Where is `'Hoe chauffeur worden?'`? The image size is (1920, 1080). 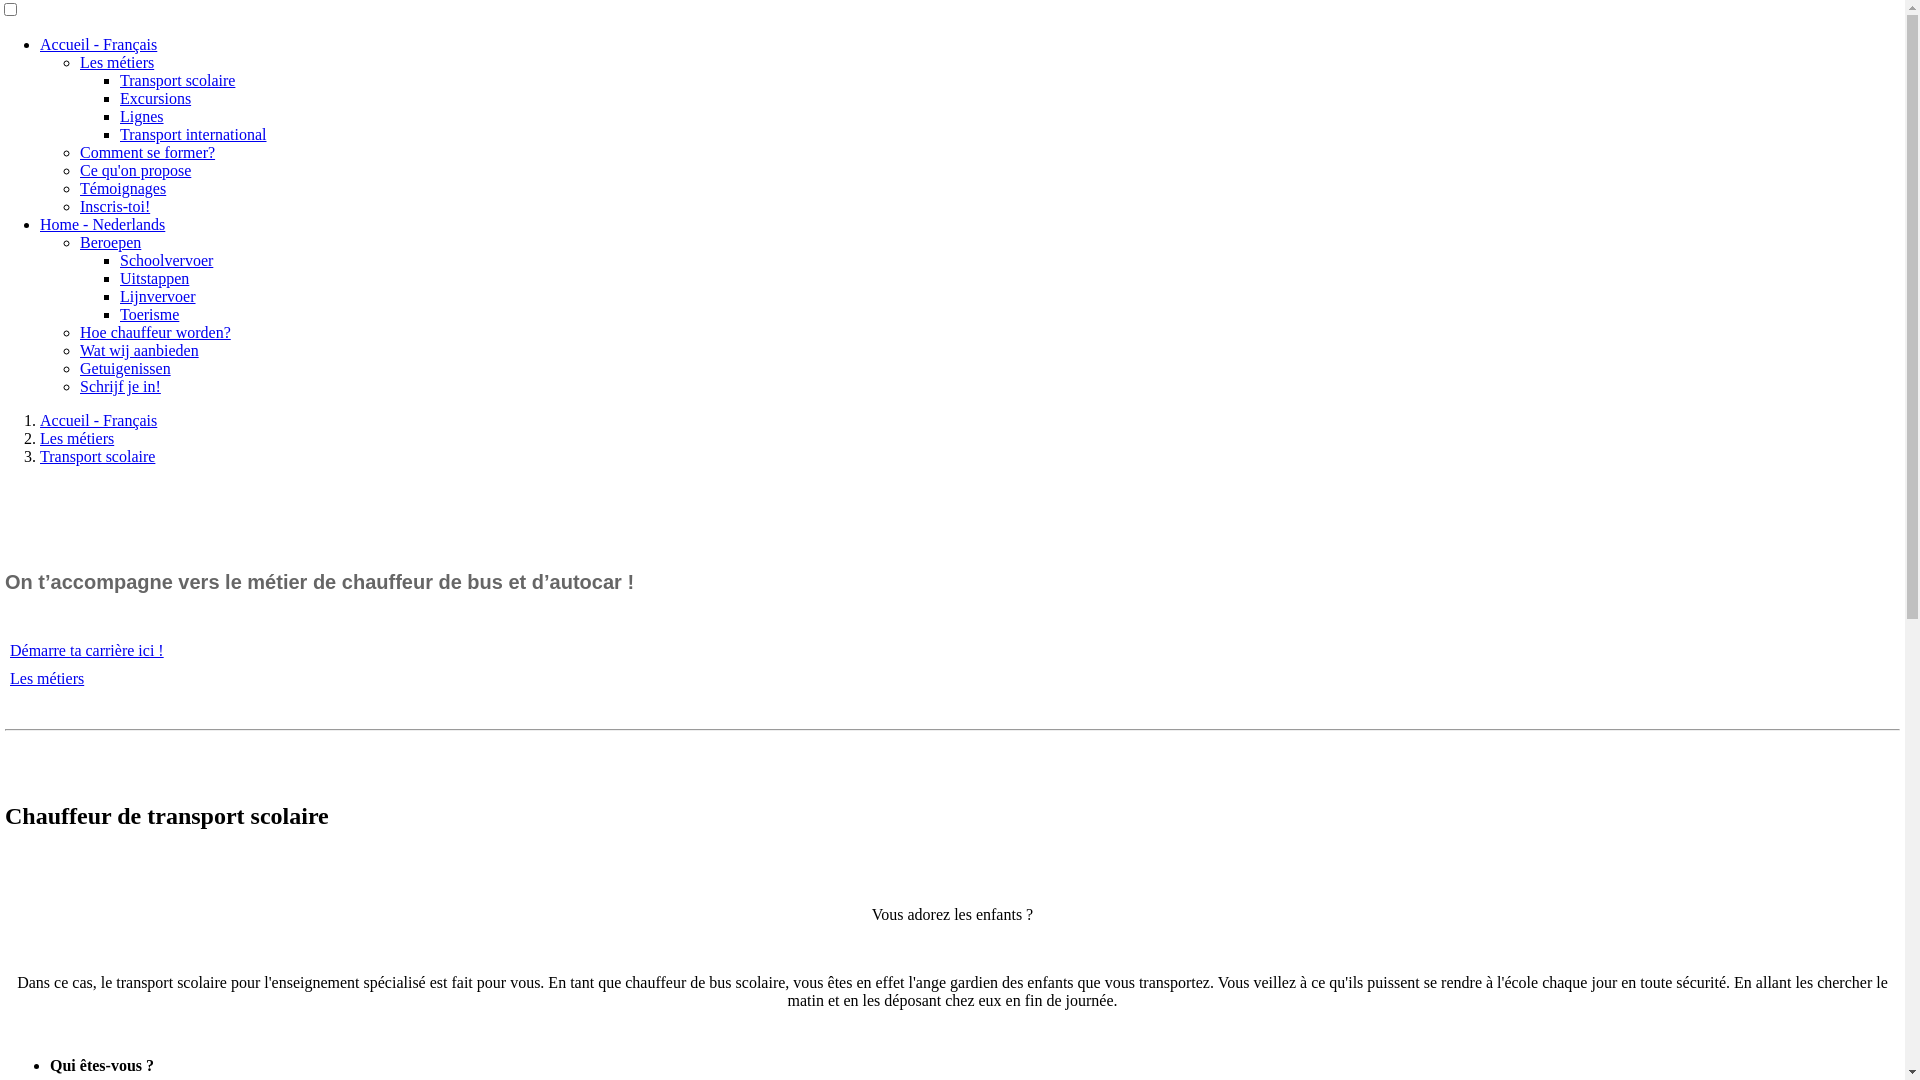 'Hoe chauffeur worden?' is located at coordinates (80, 331).